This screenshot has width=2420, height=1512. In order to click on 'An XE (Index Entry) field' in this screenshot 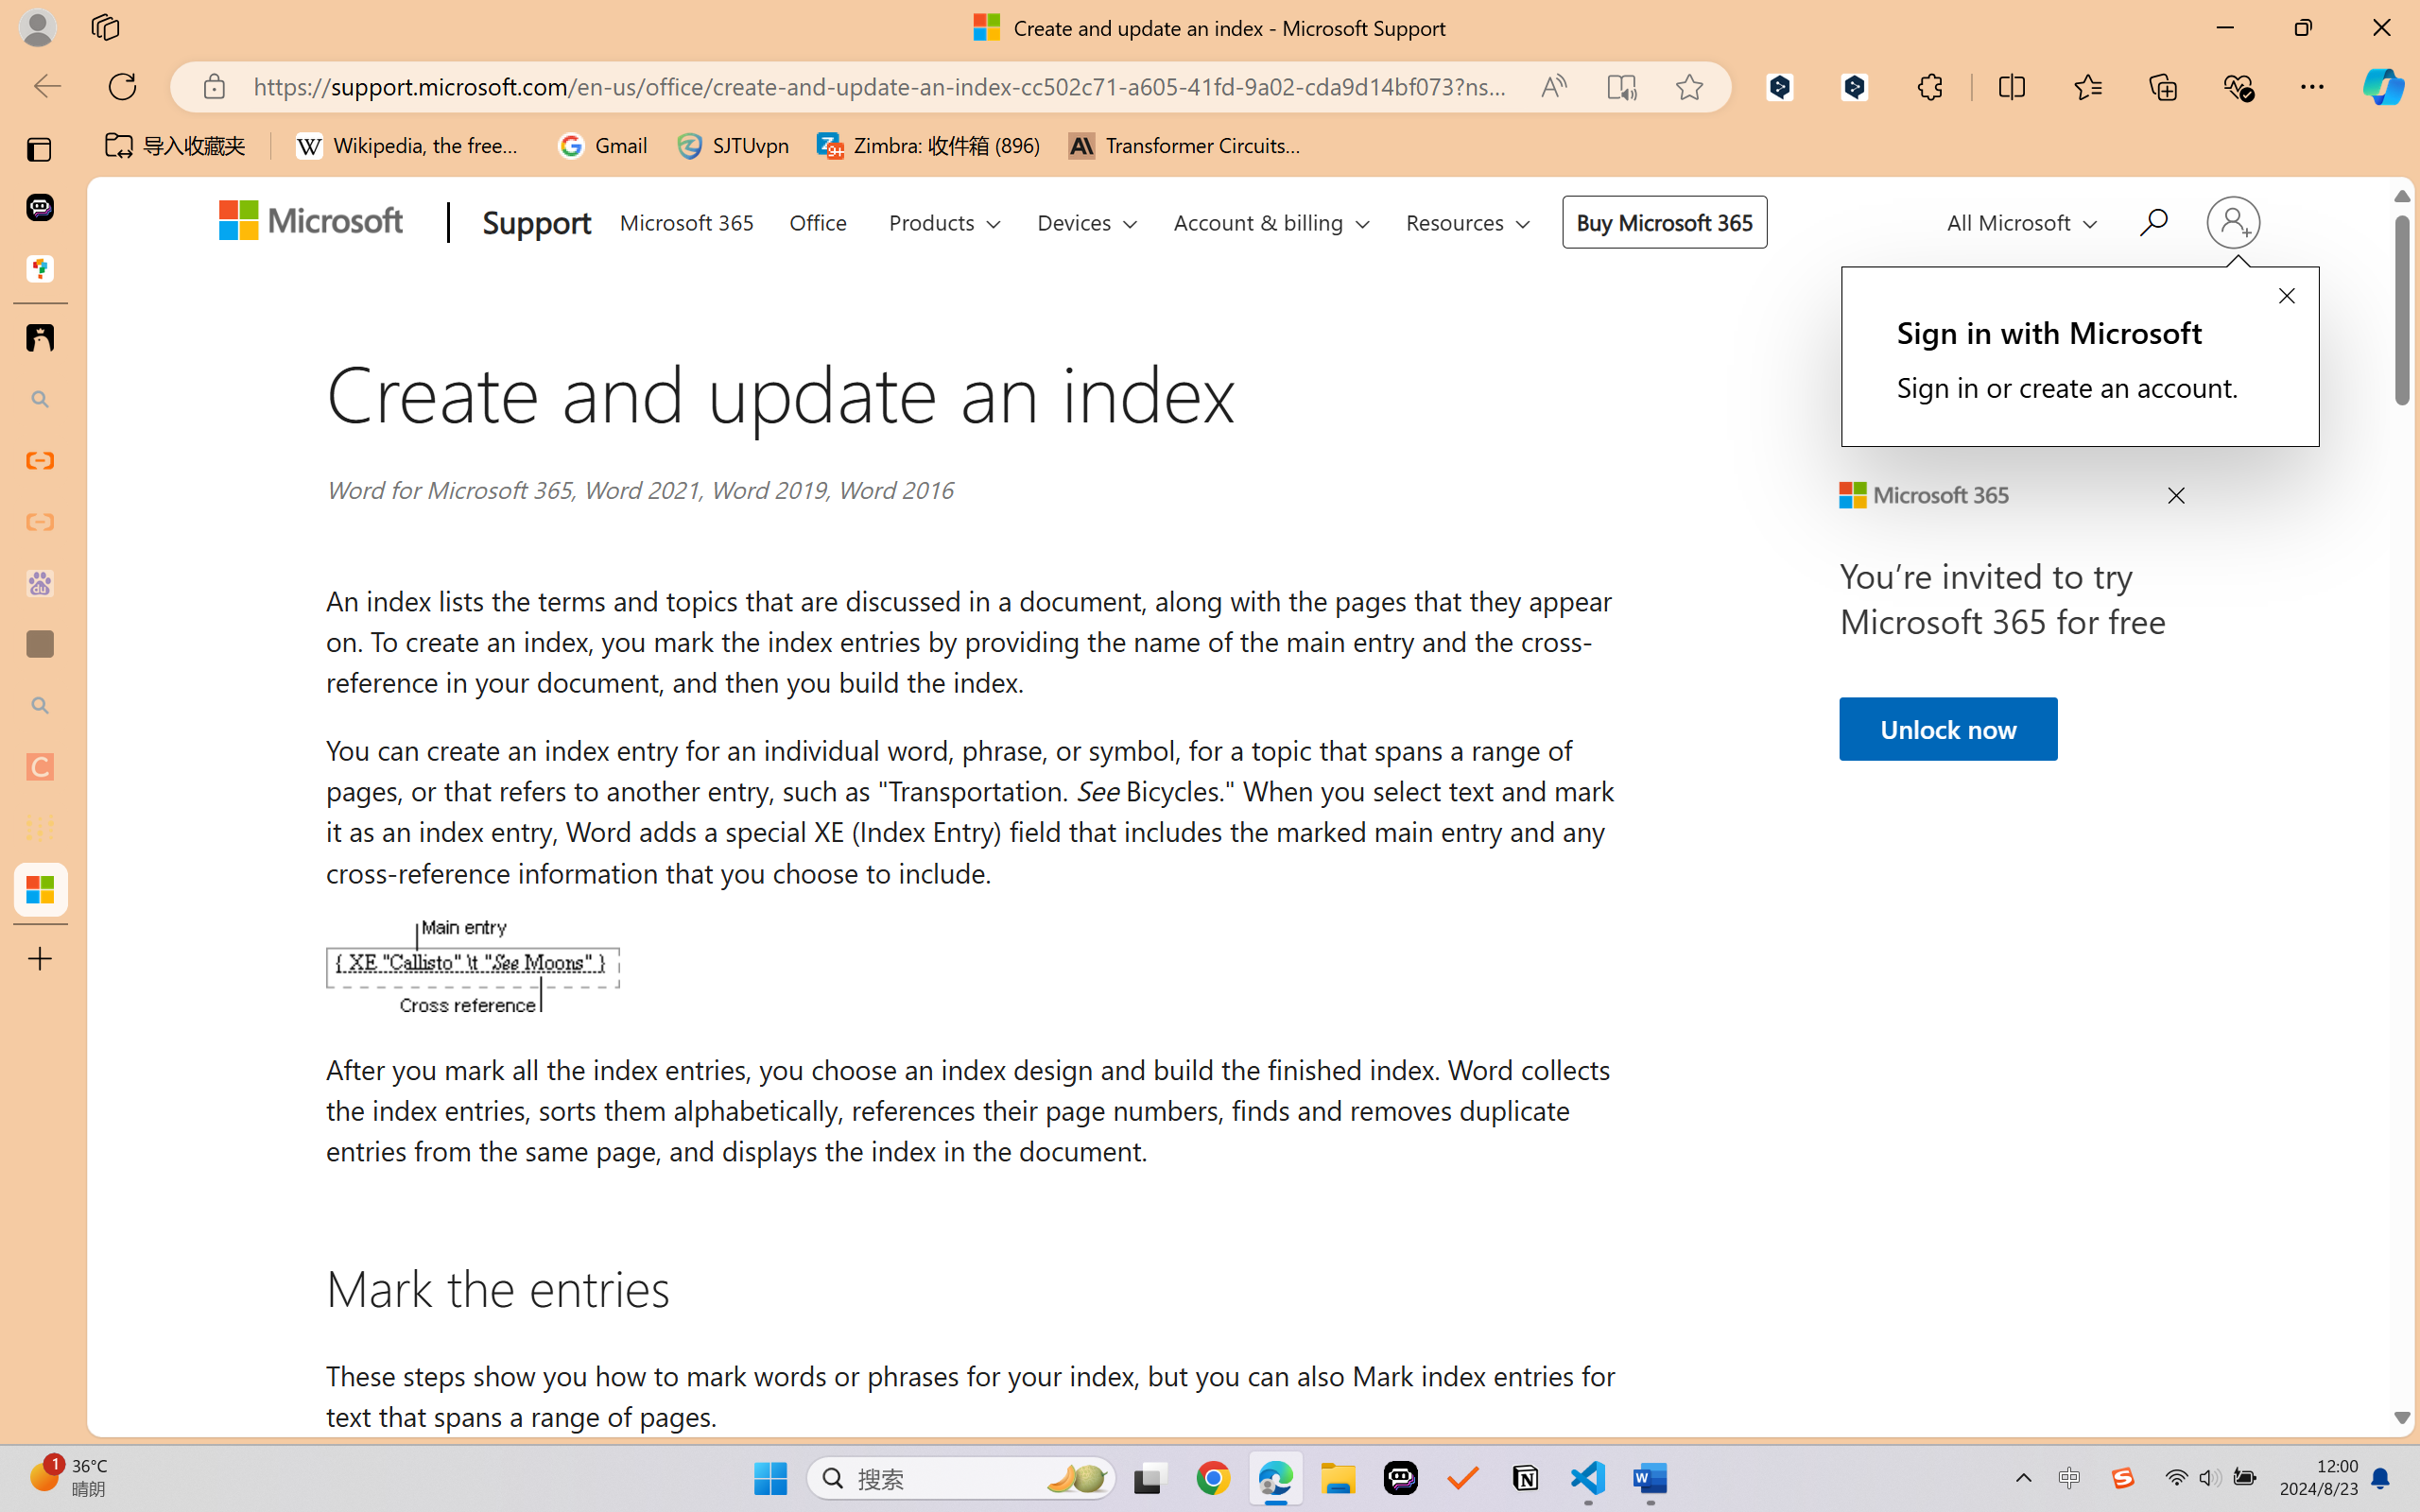, I will do `click(471, 964)`.